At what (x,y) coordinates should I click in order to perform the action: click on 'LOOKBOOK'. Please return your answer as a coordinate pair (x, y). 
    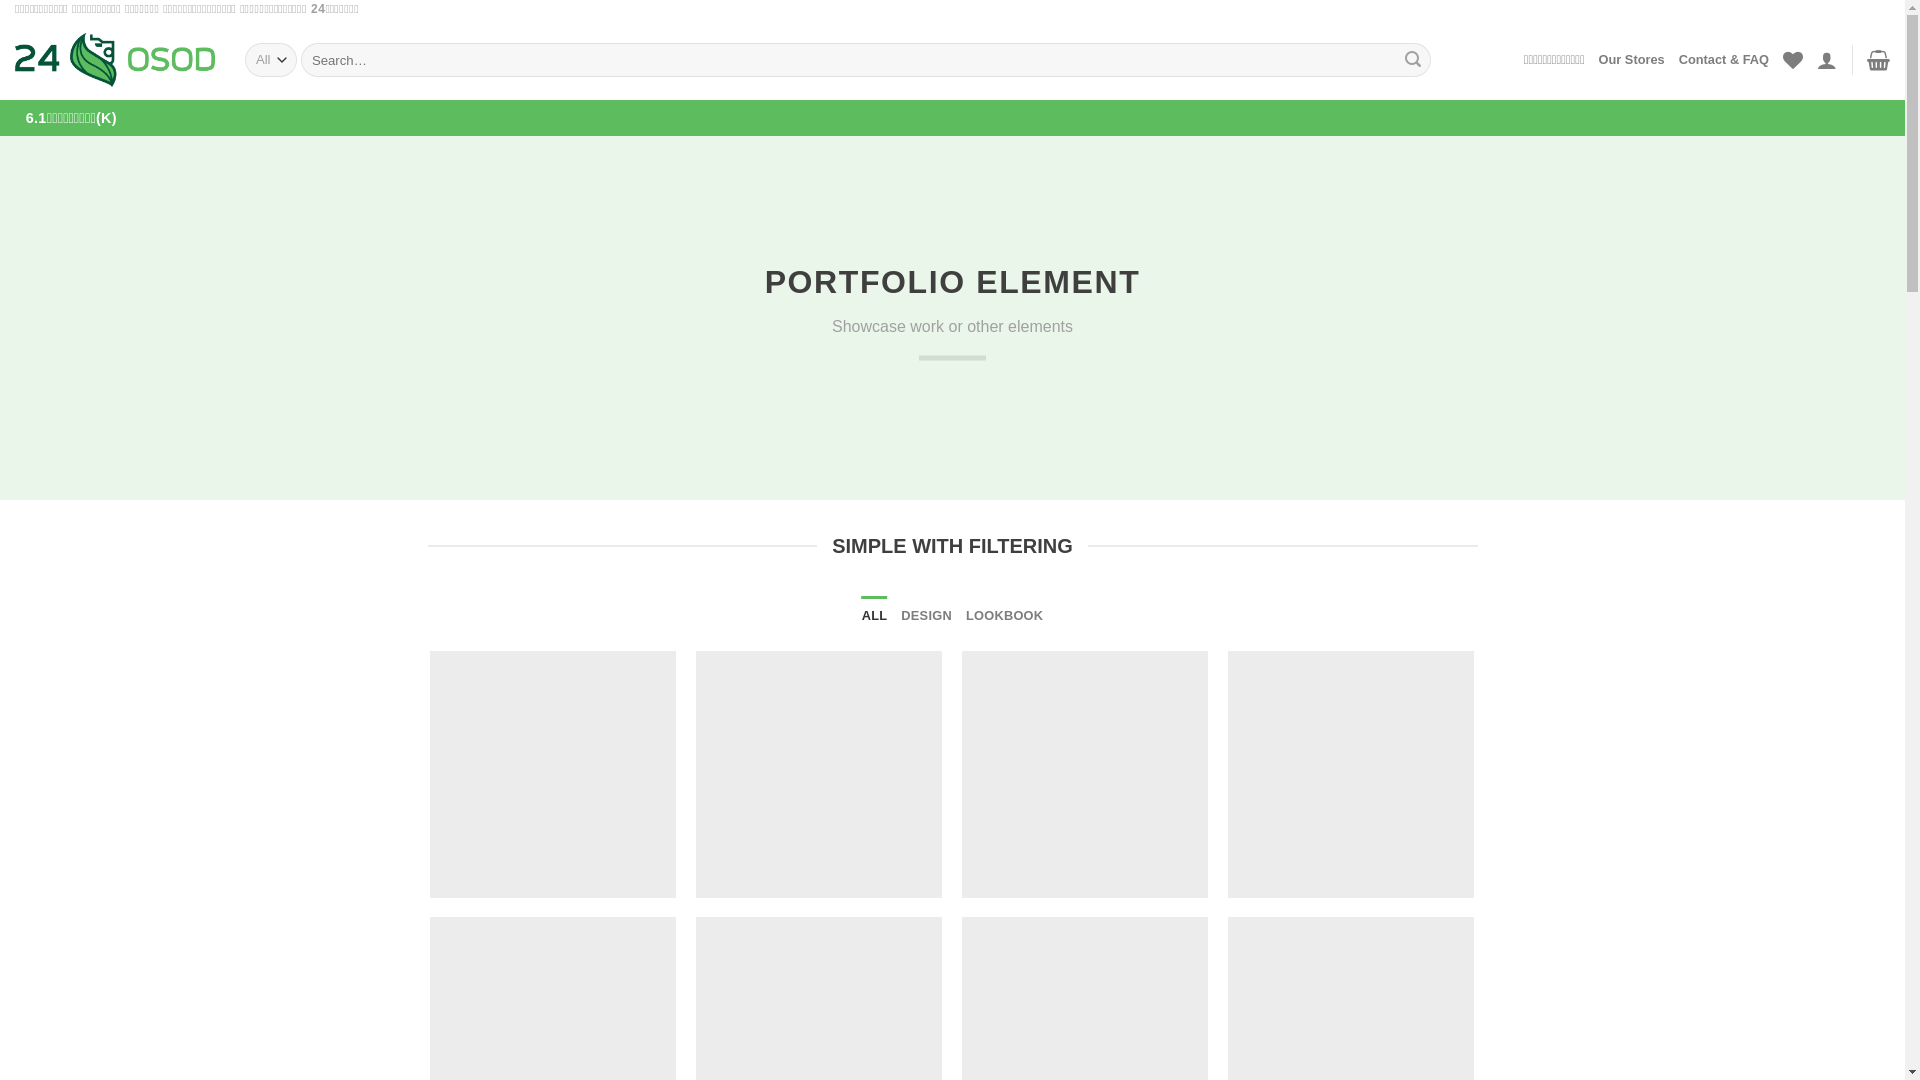
    Looking at the image, I should click on (1004, 615).